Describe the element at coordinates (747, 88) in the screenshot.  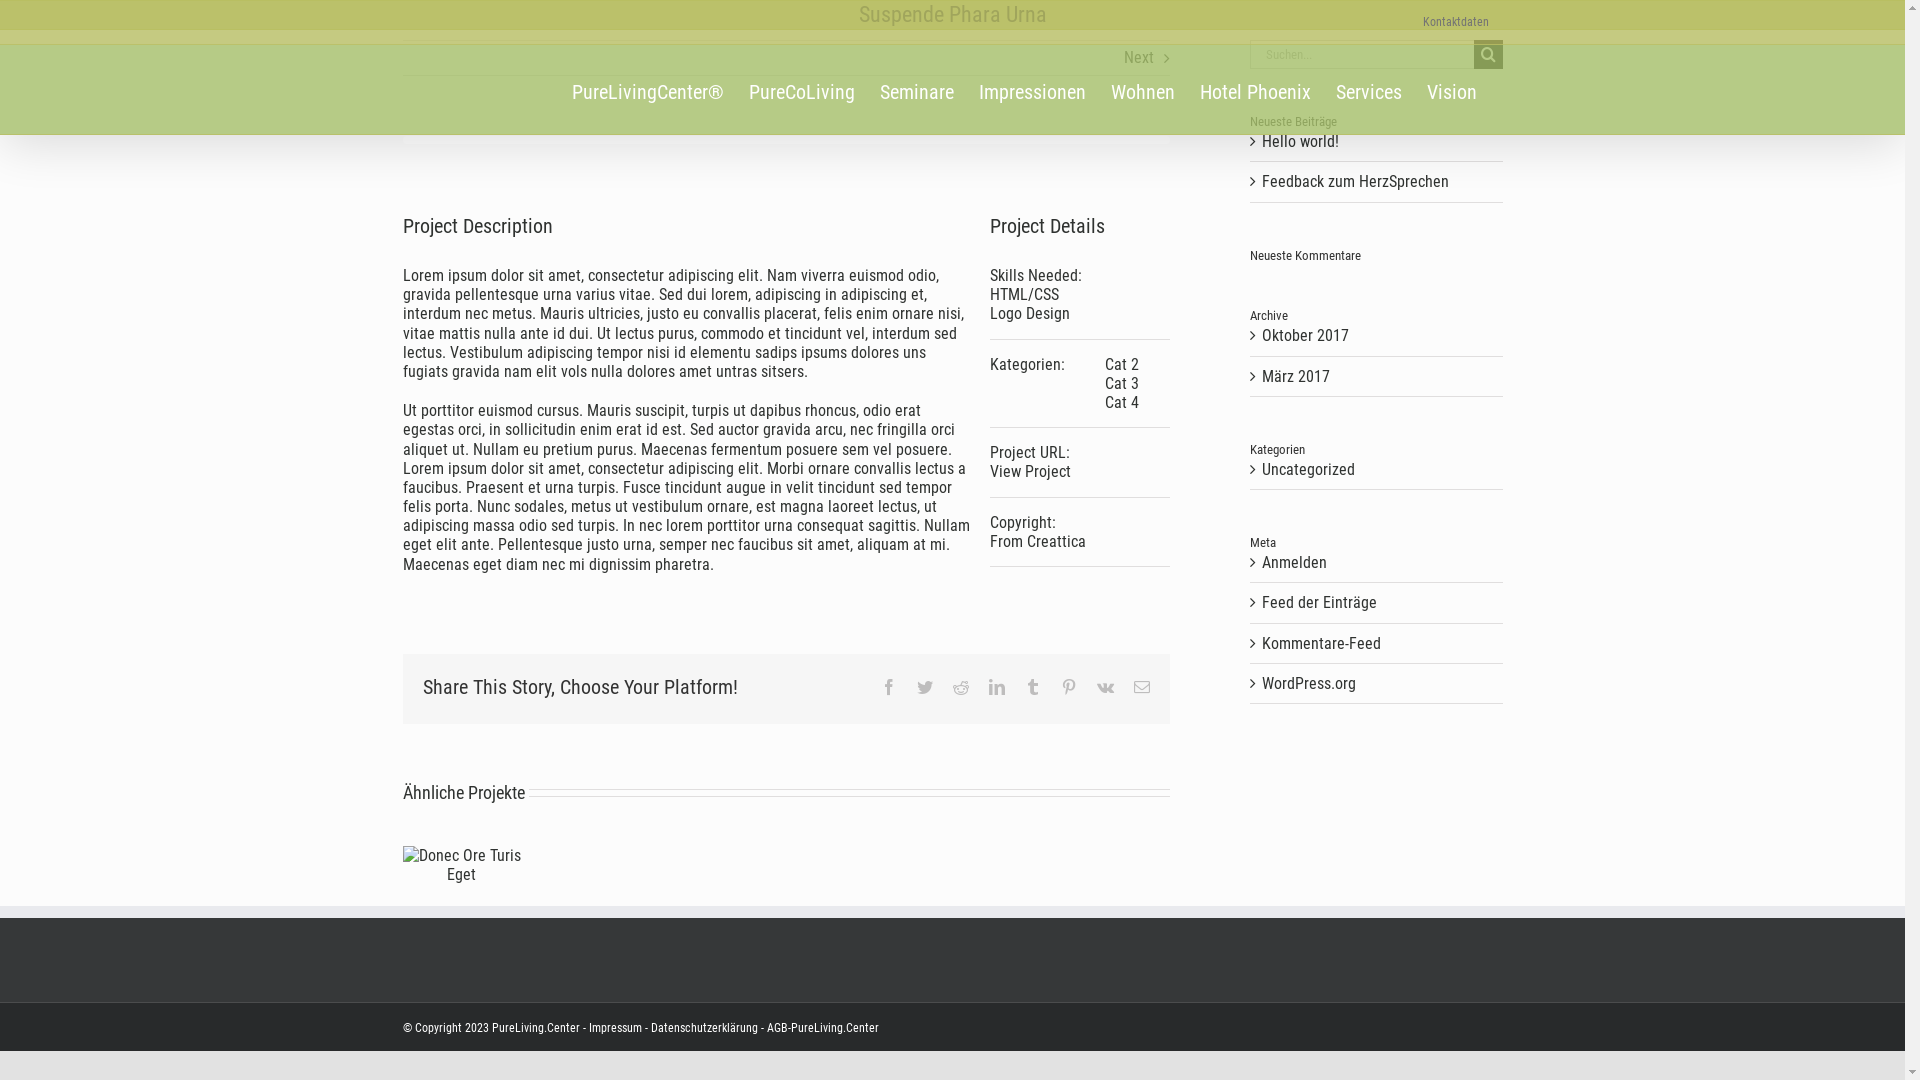
I see `'PureCoLiving'` at that location.